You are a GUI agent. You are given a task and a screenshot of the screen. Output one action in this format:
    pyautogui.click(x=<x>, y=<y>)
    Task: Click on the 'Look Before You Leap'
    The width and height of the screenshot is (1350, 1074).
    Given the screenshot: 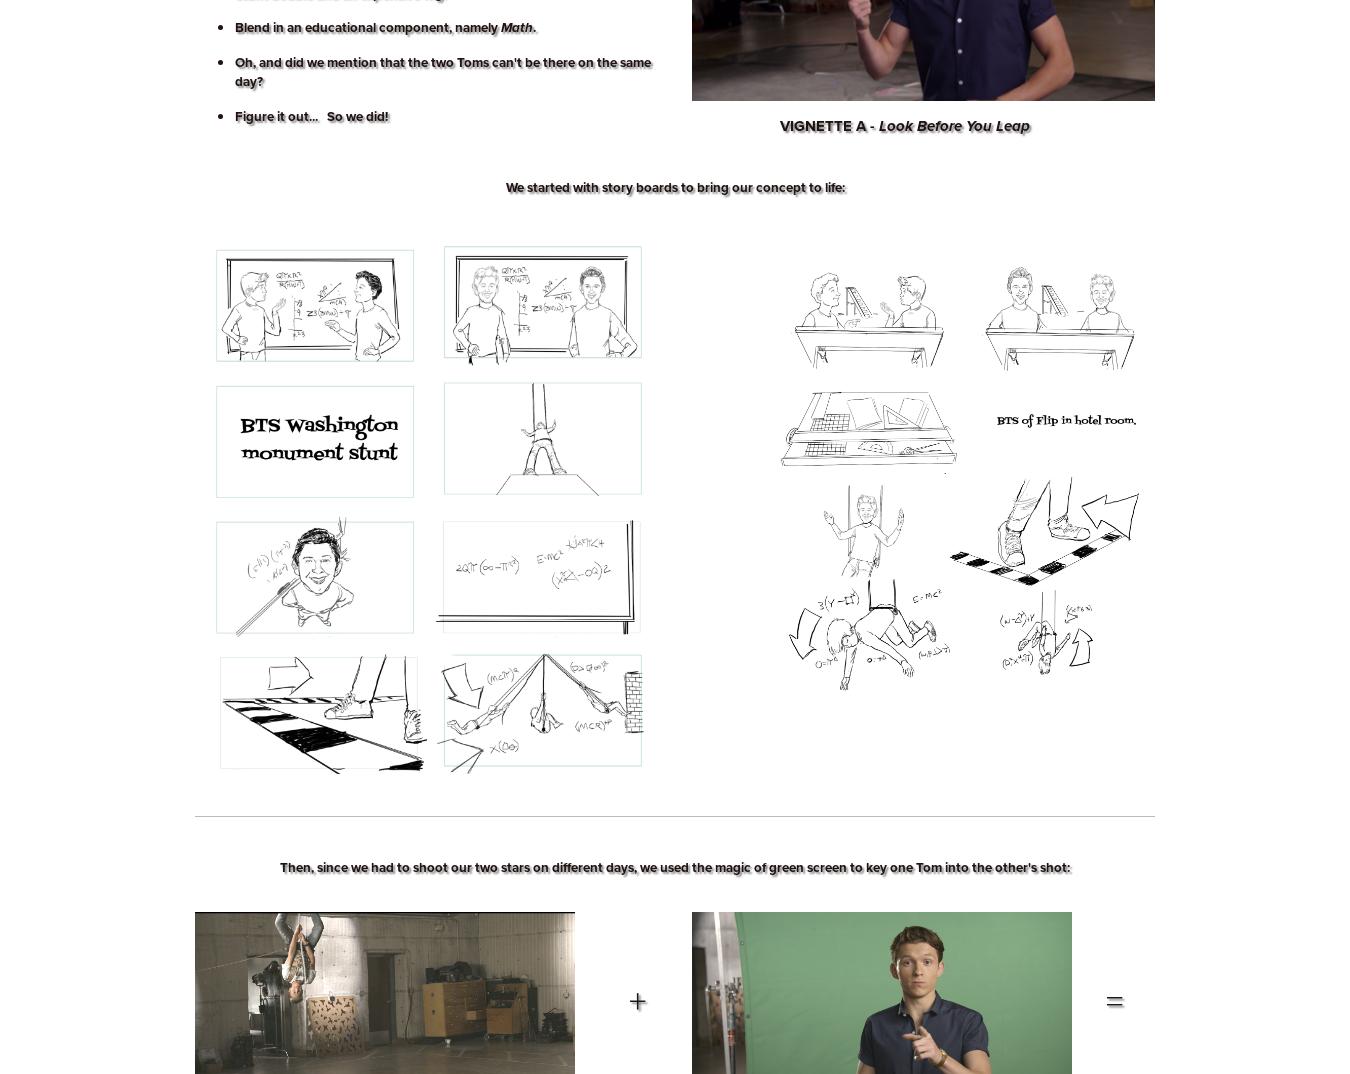 What is the action you would take?
    pyautogui.click(x=953, y=124)
    